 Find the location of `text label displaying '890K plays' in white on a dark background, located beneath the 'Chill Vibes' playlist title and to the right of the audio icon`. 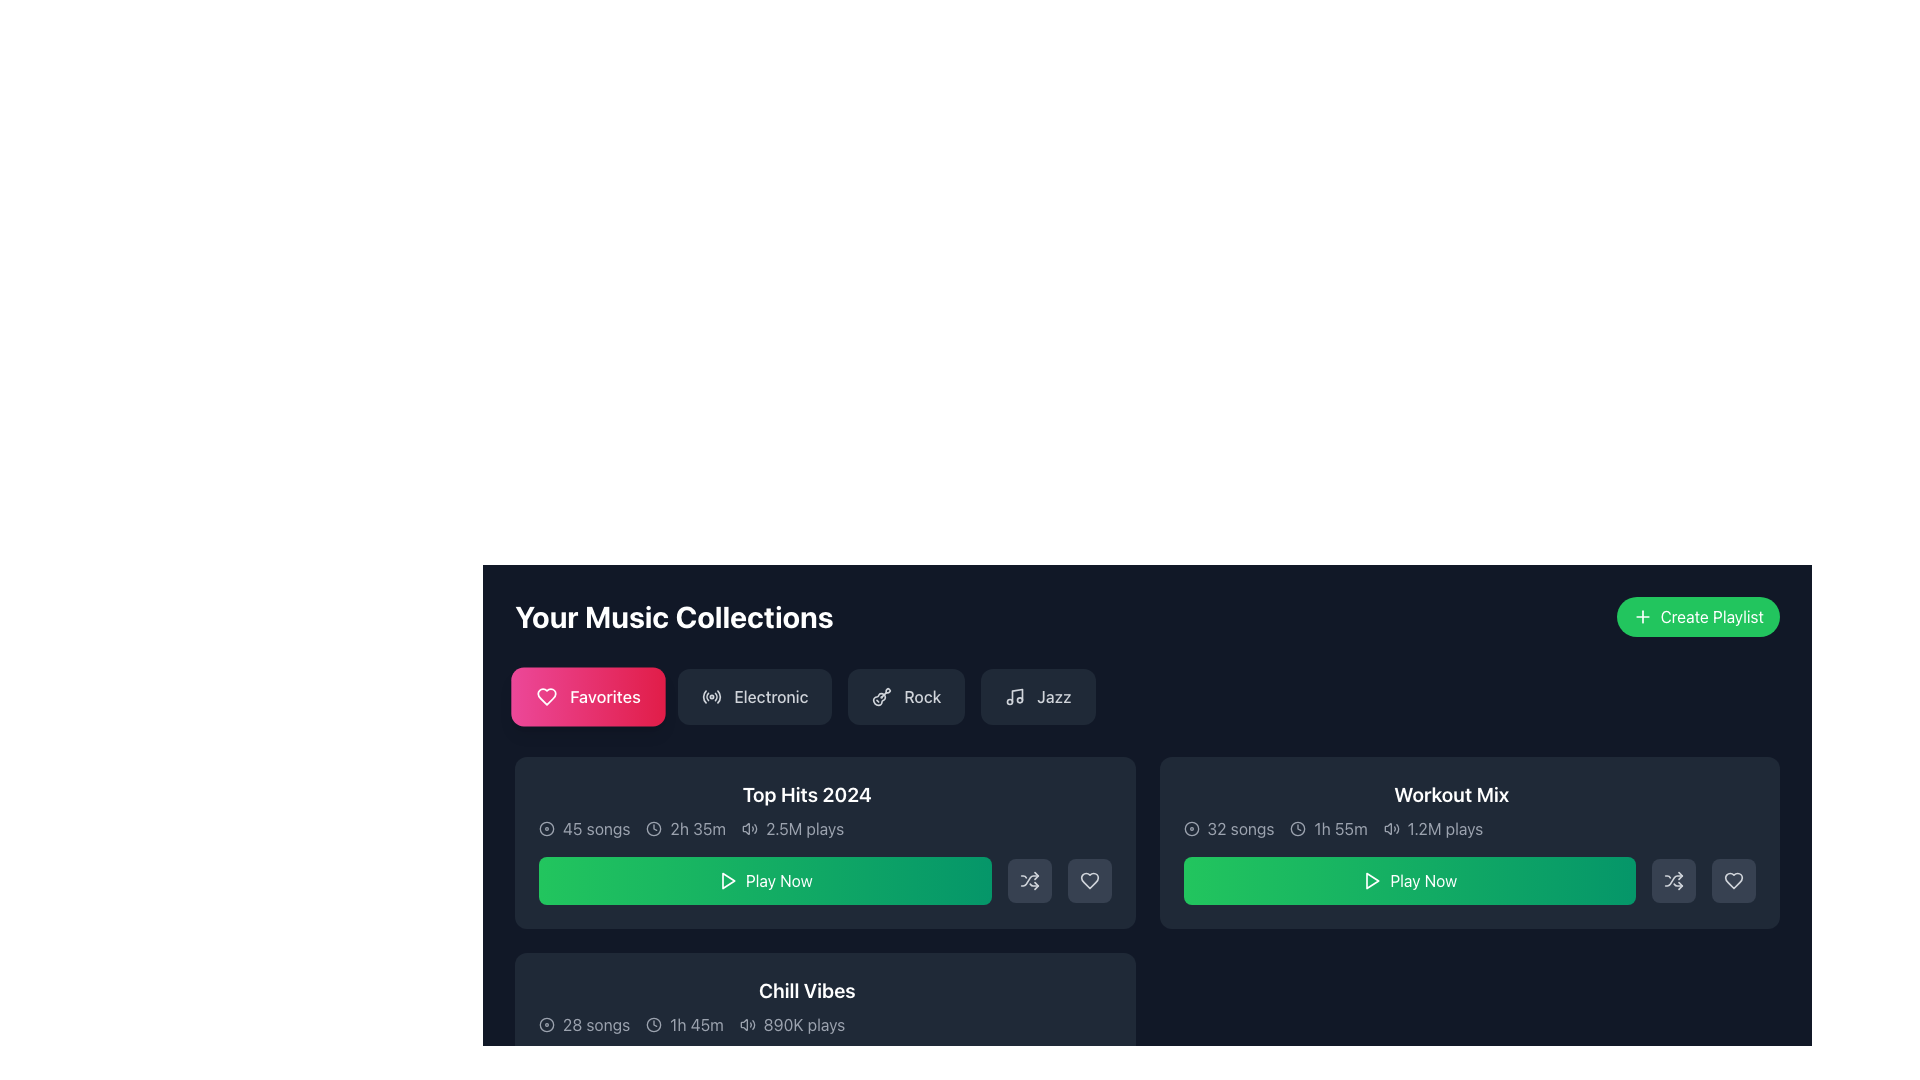

text label displaying '890K plays' in white on a dark background, located beneath the 'Chill Vibes' playlist title and to the right of the audio icon is located at coordinates (804, 1025).